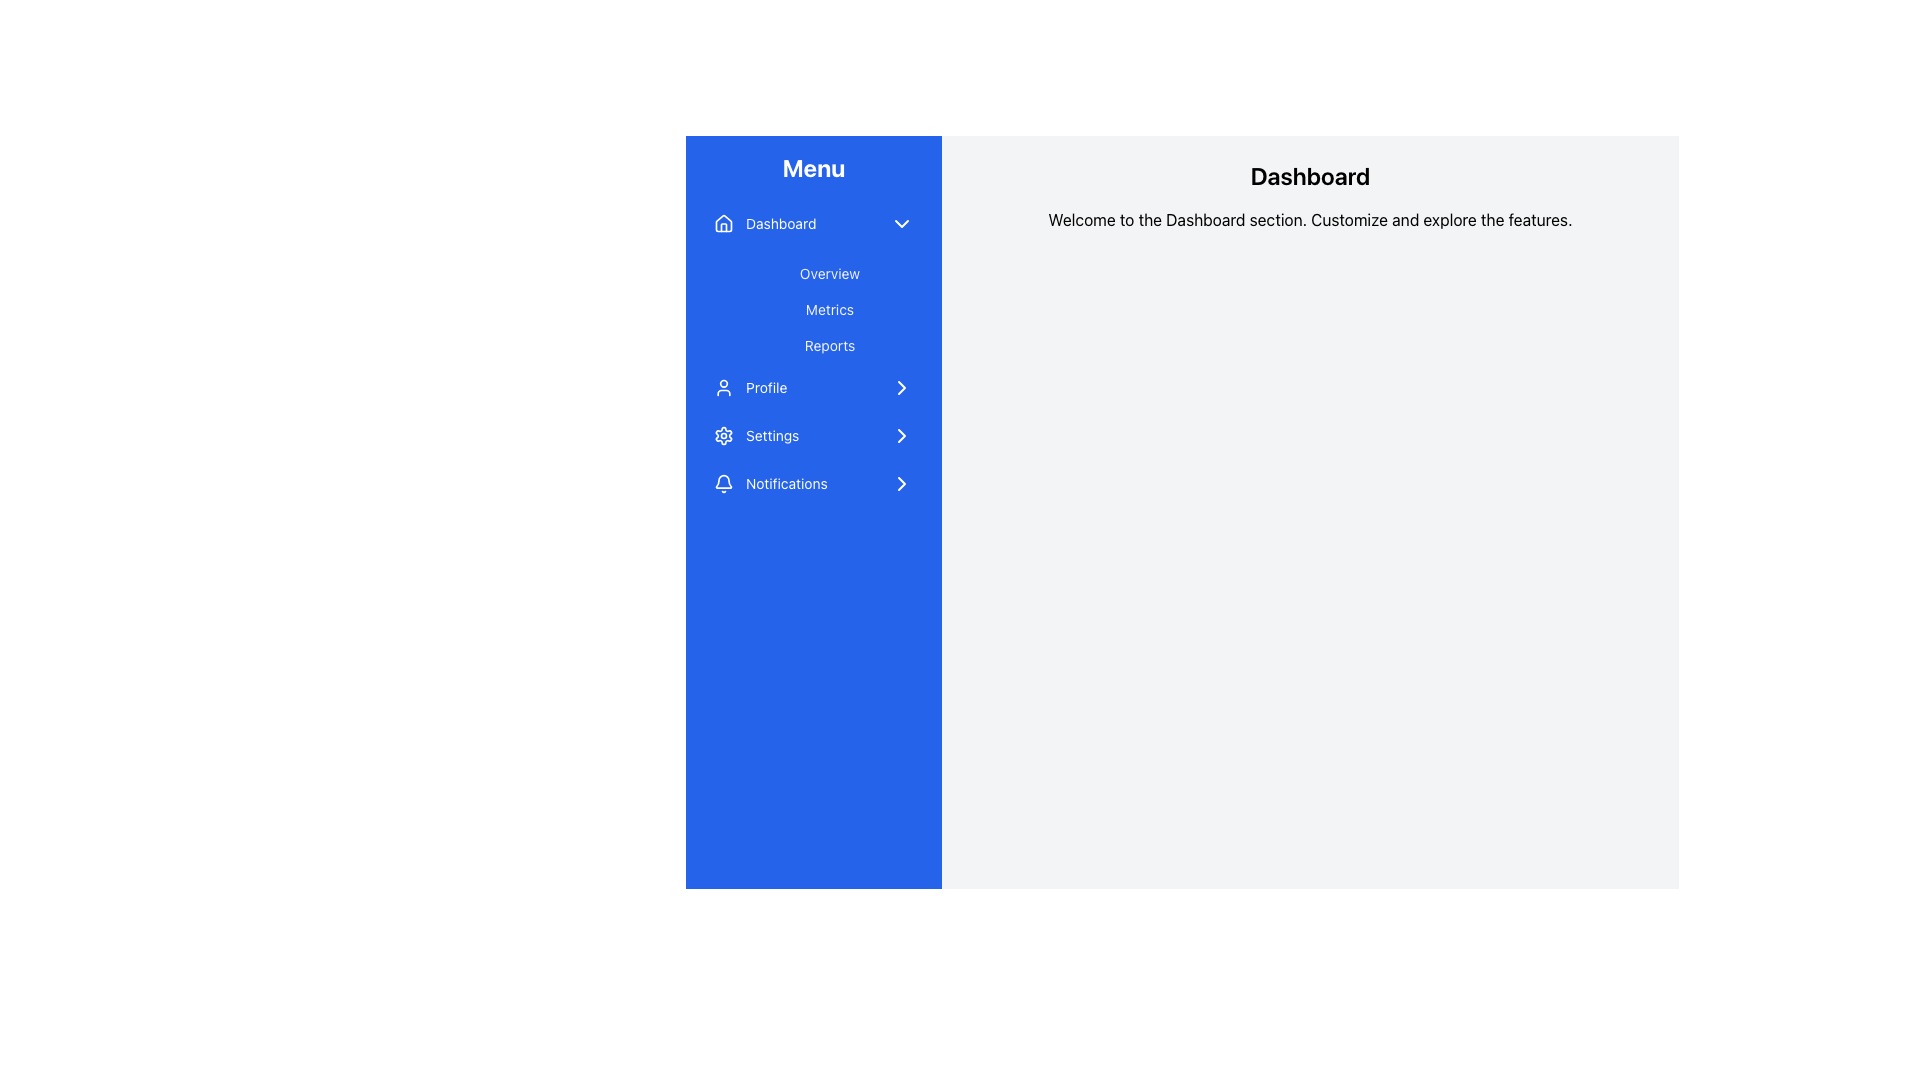  Describe the element at coordinates (814, 353) in the screenshot. I see `the 'Reports' text item in the menu for keyboard navigation, located under the 'Dashboard' submenu, positioned below 'Metrics' and above 'Profile'` at that location.